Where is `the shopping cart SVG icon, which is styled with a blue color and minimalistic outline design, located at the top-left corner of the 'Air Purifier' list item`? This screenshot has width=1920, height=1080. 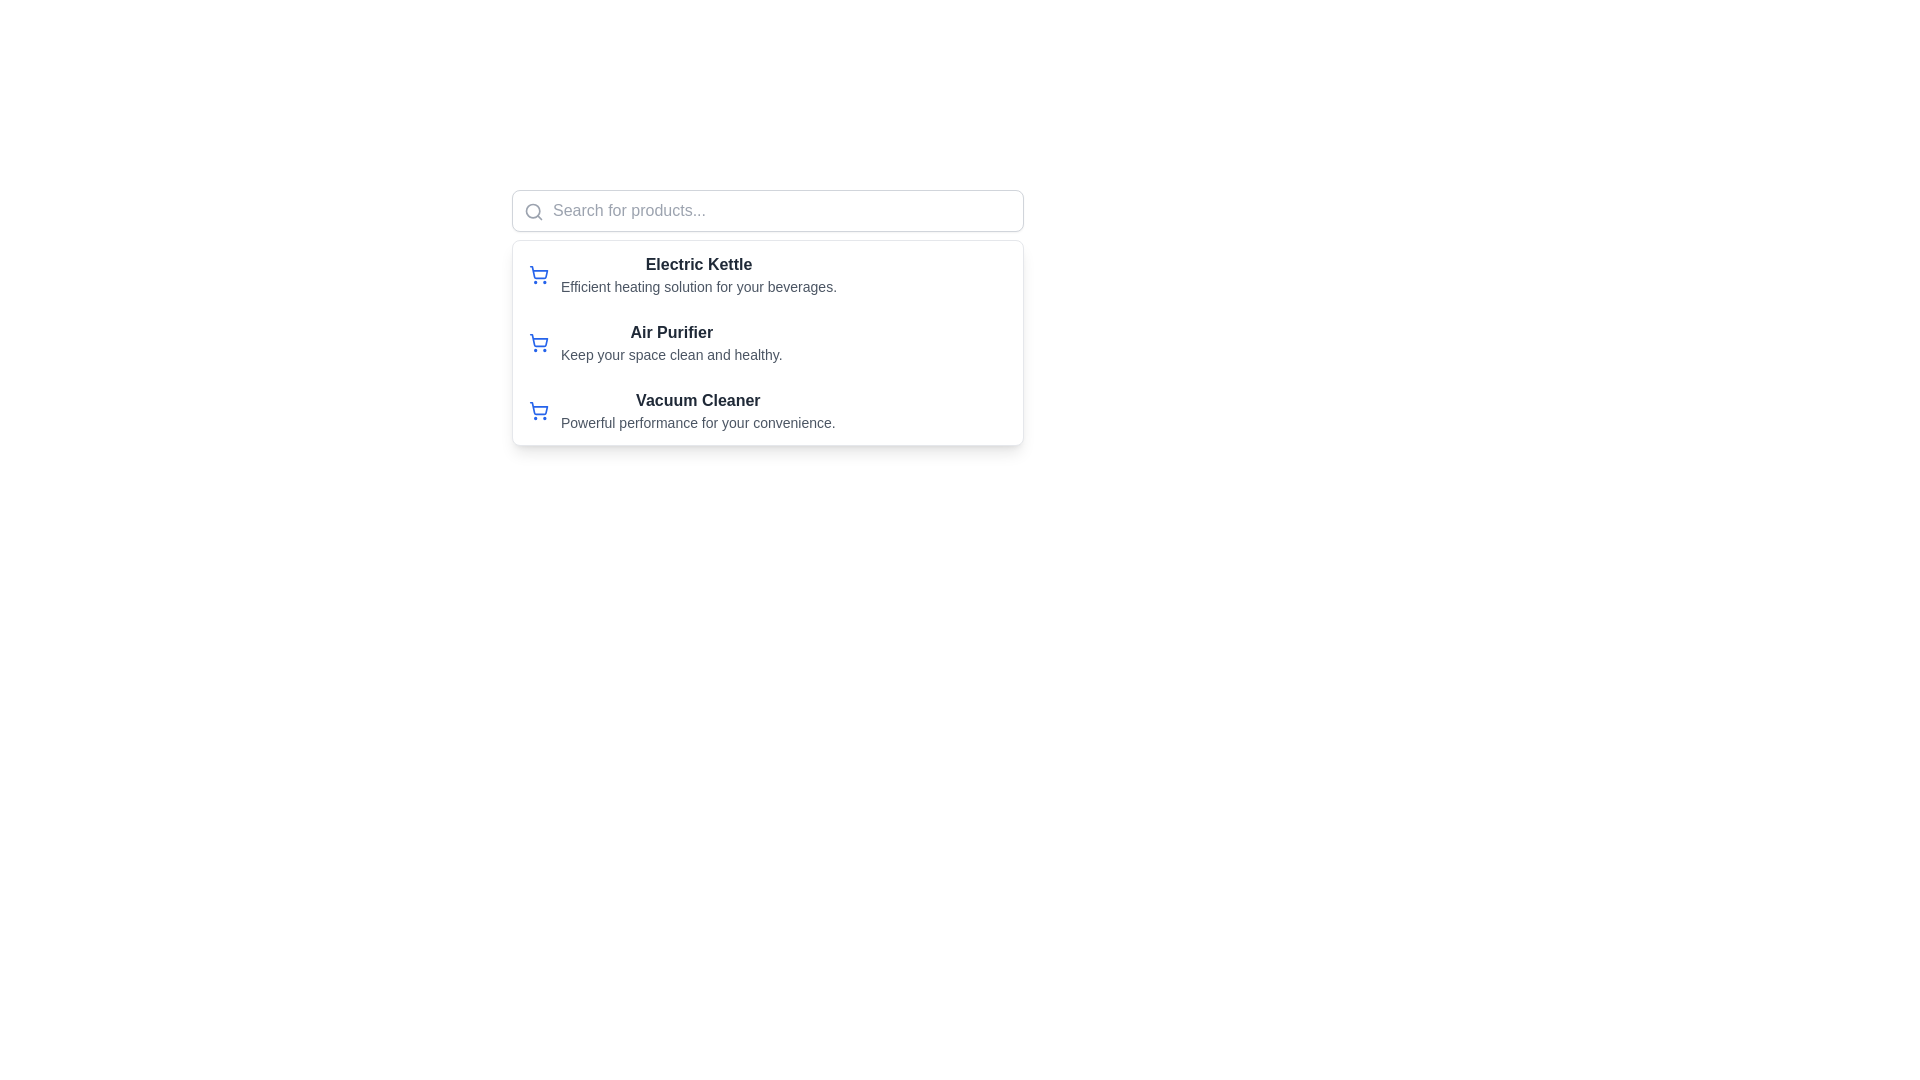
the shopping cart SVG icon, which is styled with a blue color and minimalistic outline design, located at the top-left corner of the 'Air Purifier' list item is located at coordinates (538, 342).